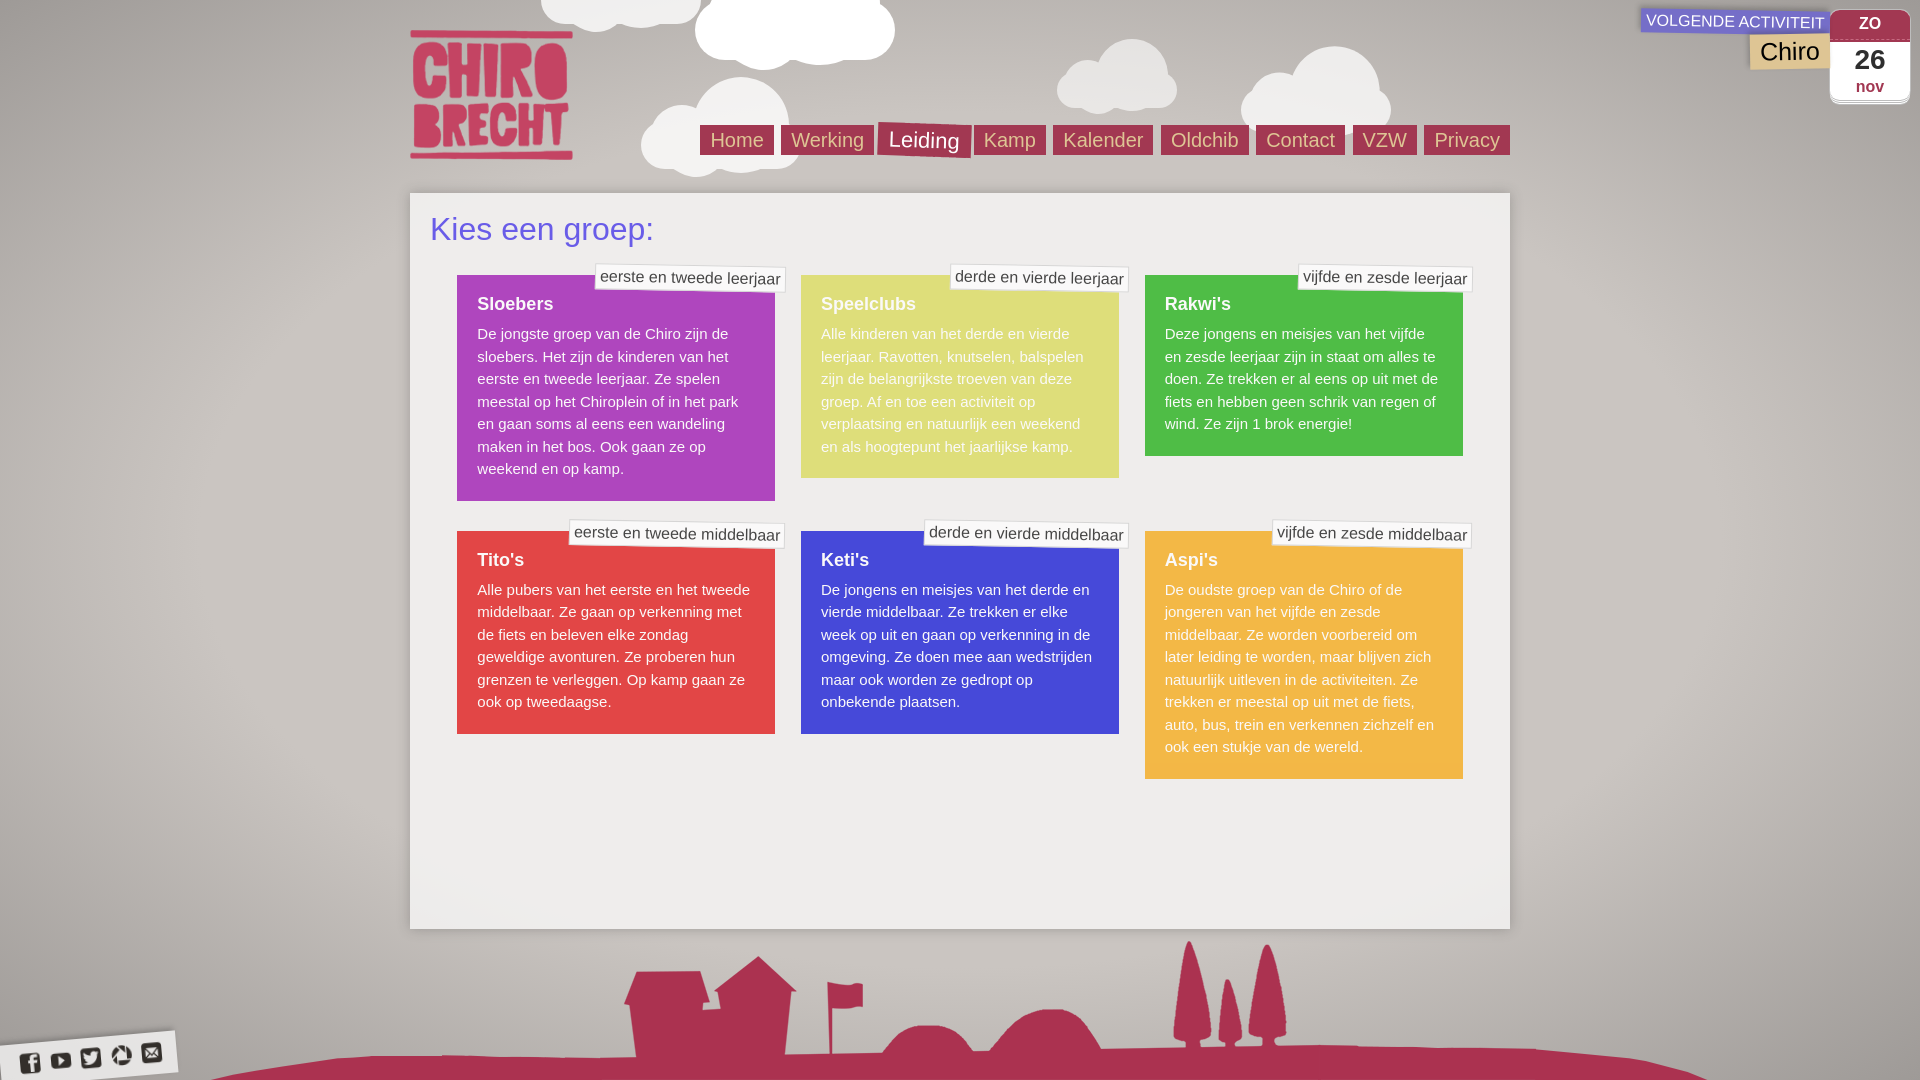 The width and height of the screenshot is (1920, 1080). Describe the element at coordinates (28, 1063) in the screenshot. I see `'Chiro Brecht op Facebook'` at that location.